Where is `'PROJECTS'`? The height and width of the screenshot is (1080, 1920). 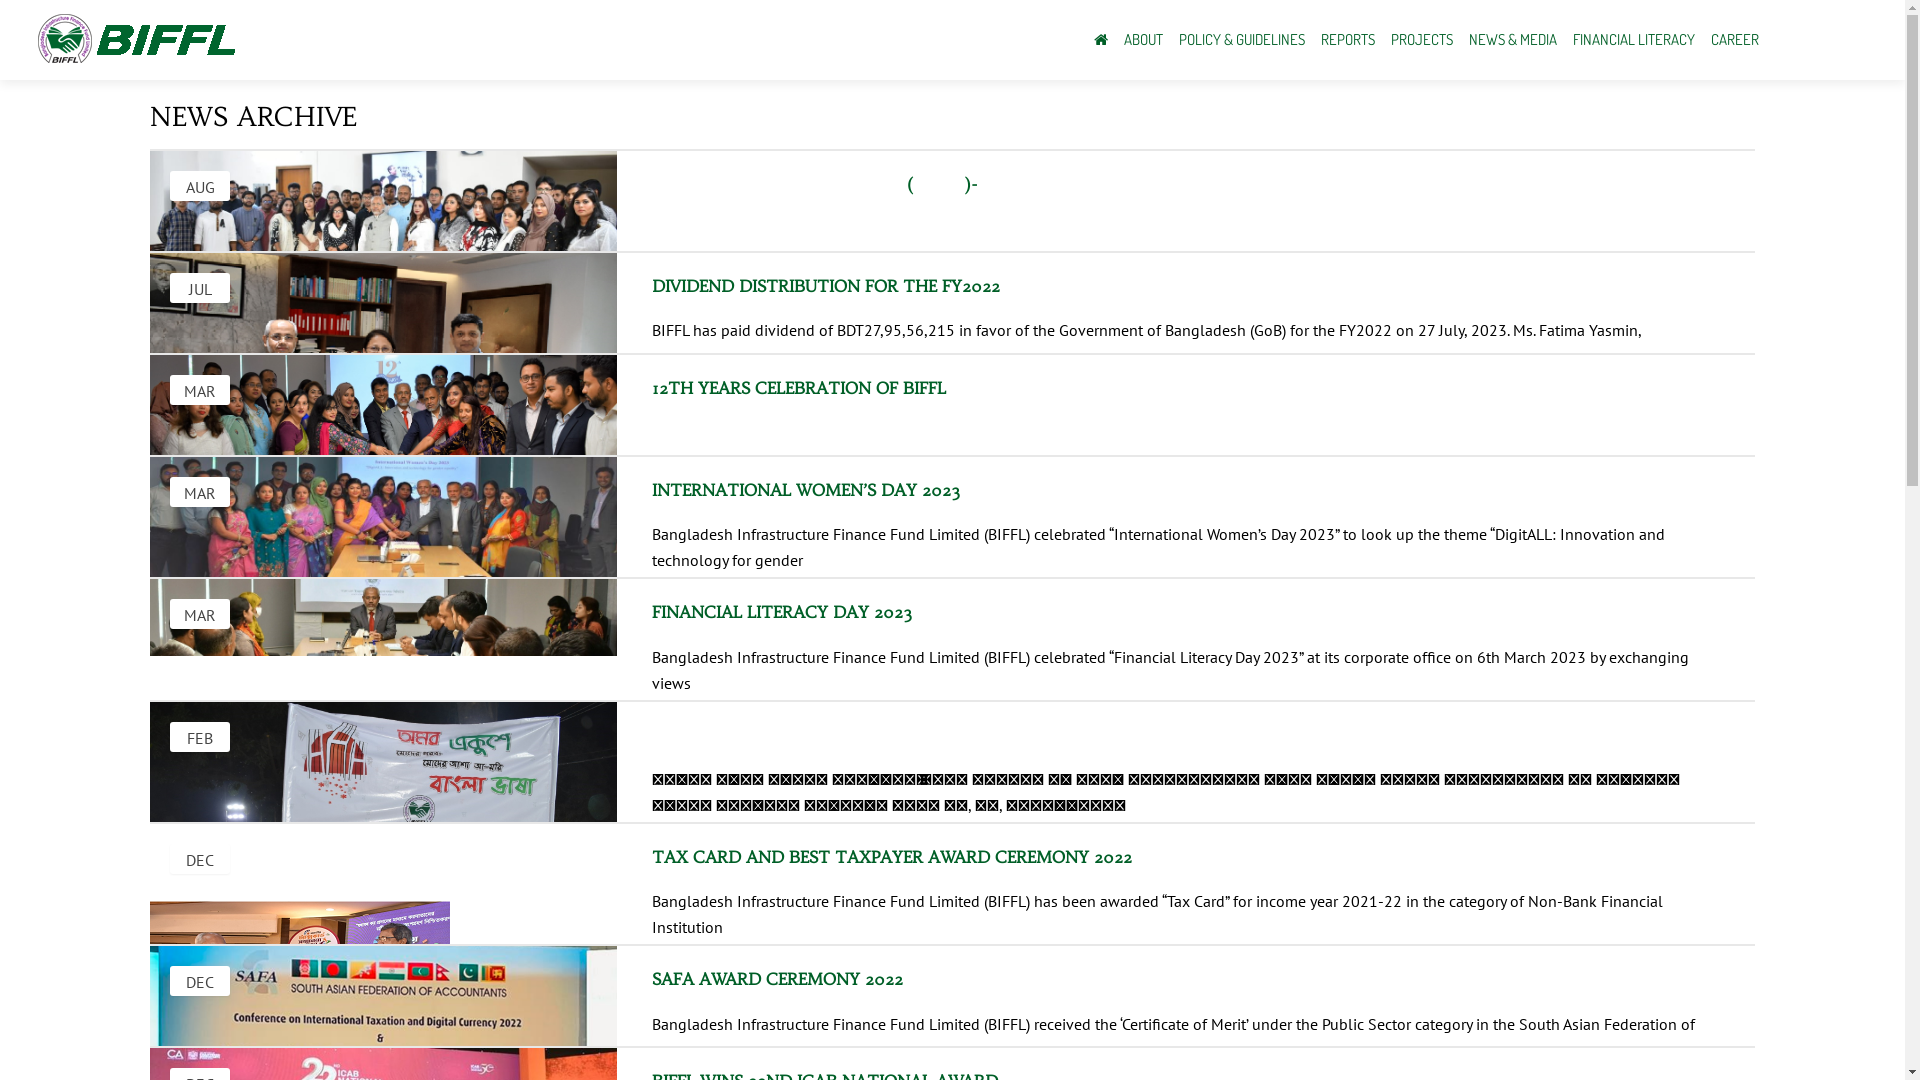 'PROJECTS' is located at coordinates (1381, 39).